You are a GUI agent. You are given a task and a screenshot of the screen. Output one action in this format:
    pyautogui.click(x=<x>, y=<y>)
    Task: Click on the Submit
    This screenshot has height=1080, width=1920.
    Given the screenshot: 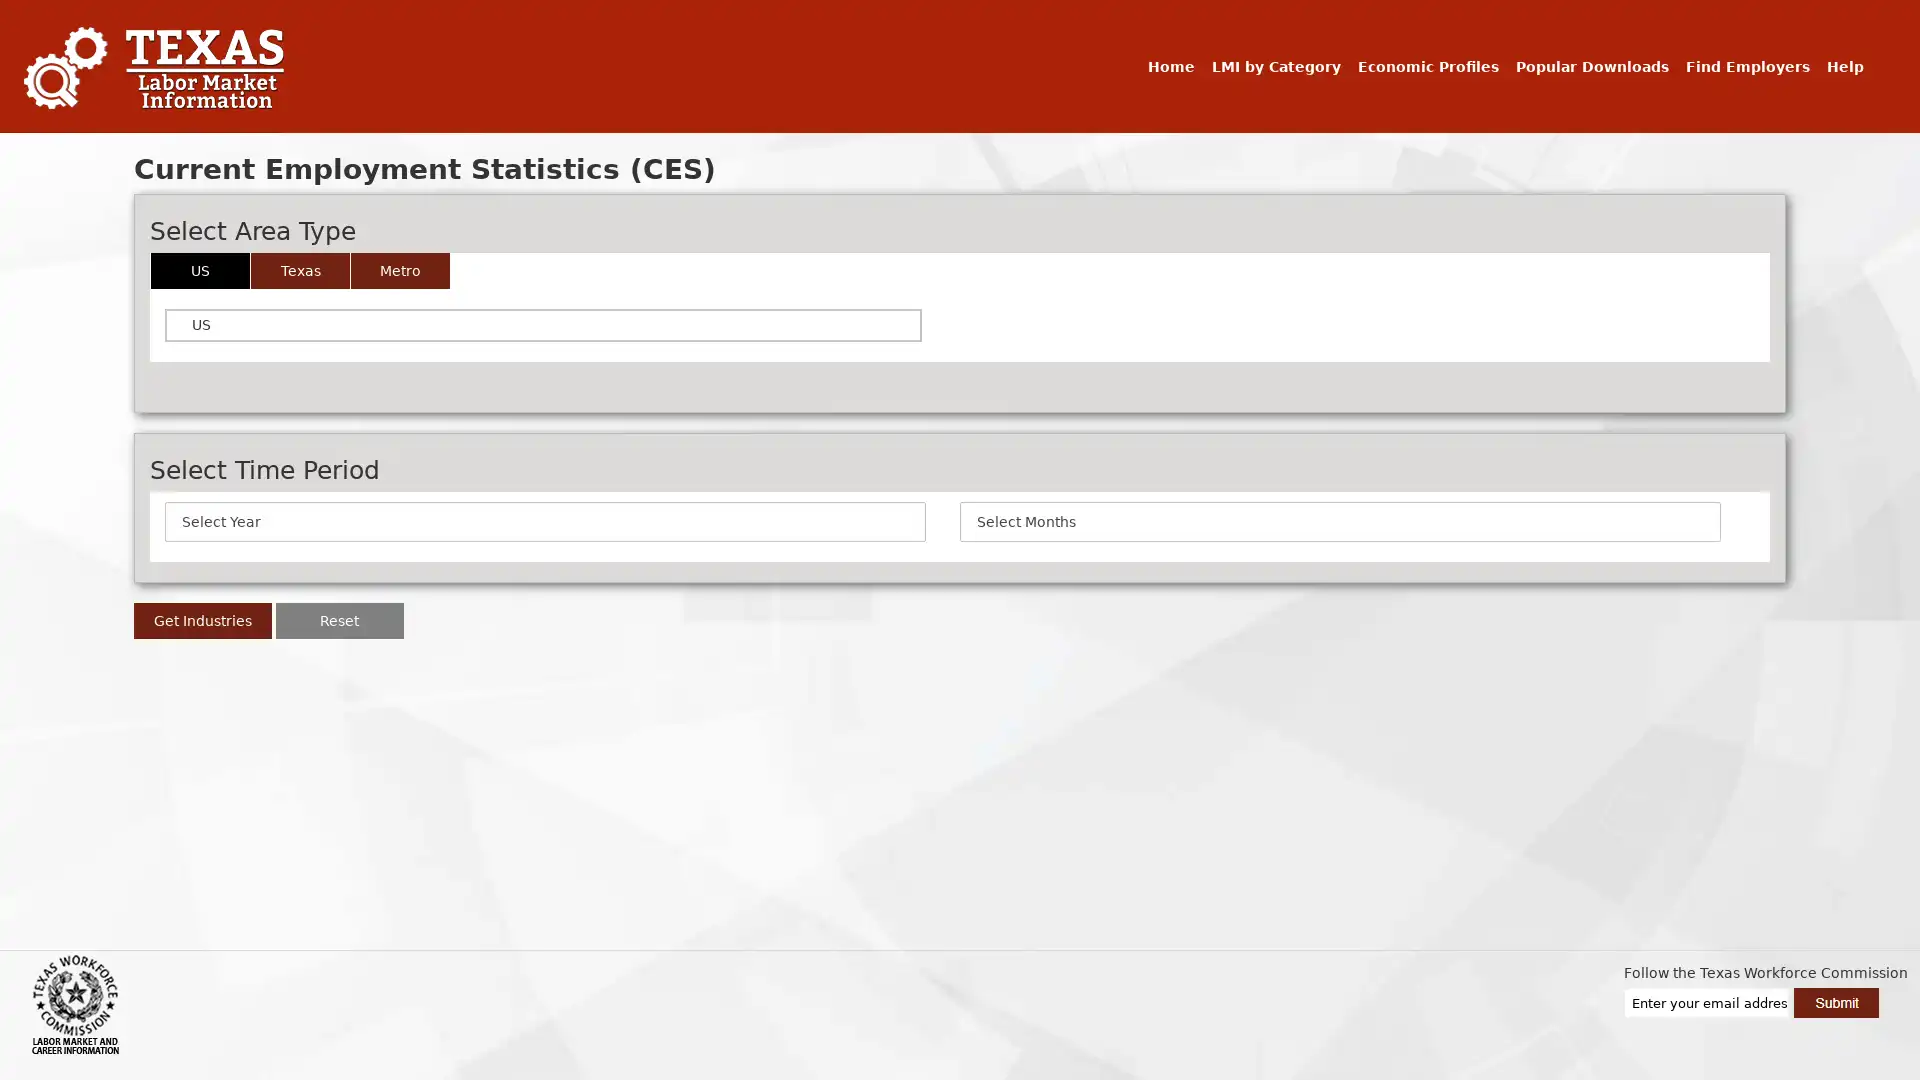 What is the action you would take?
    pyautogui.click(x=1836, y=1002)
    